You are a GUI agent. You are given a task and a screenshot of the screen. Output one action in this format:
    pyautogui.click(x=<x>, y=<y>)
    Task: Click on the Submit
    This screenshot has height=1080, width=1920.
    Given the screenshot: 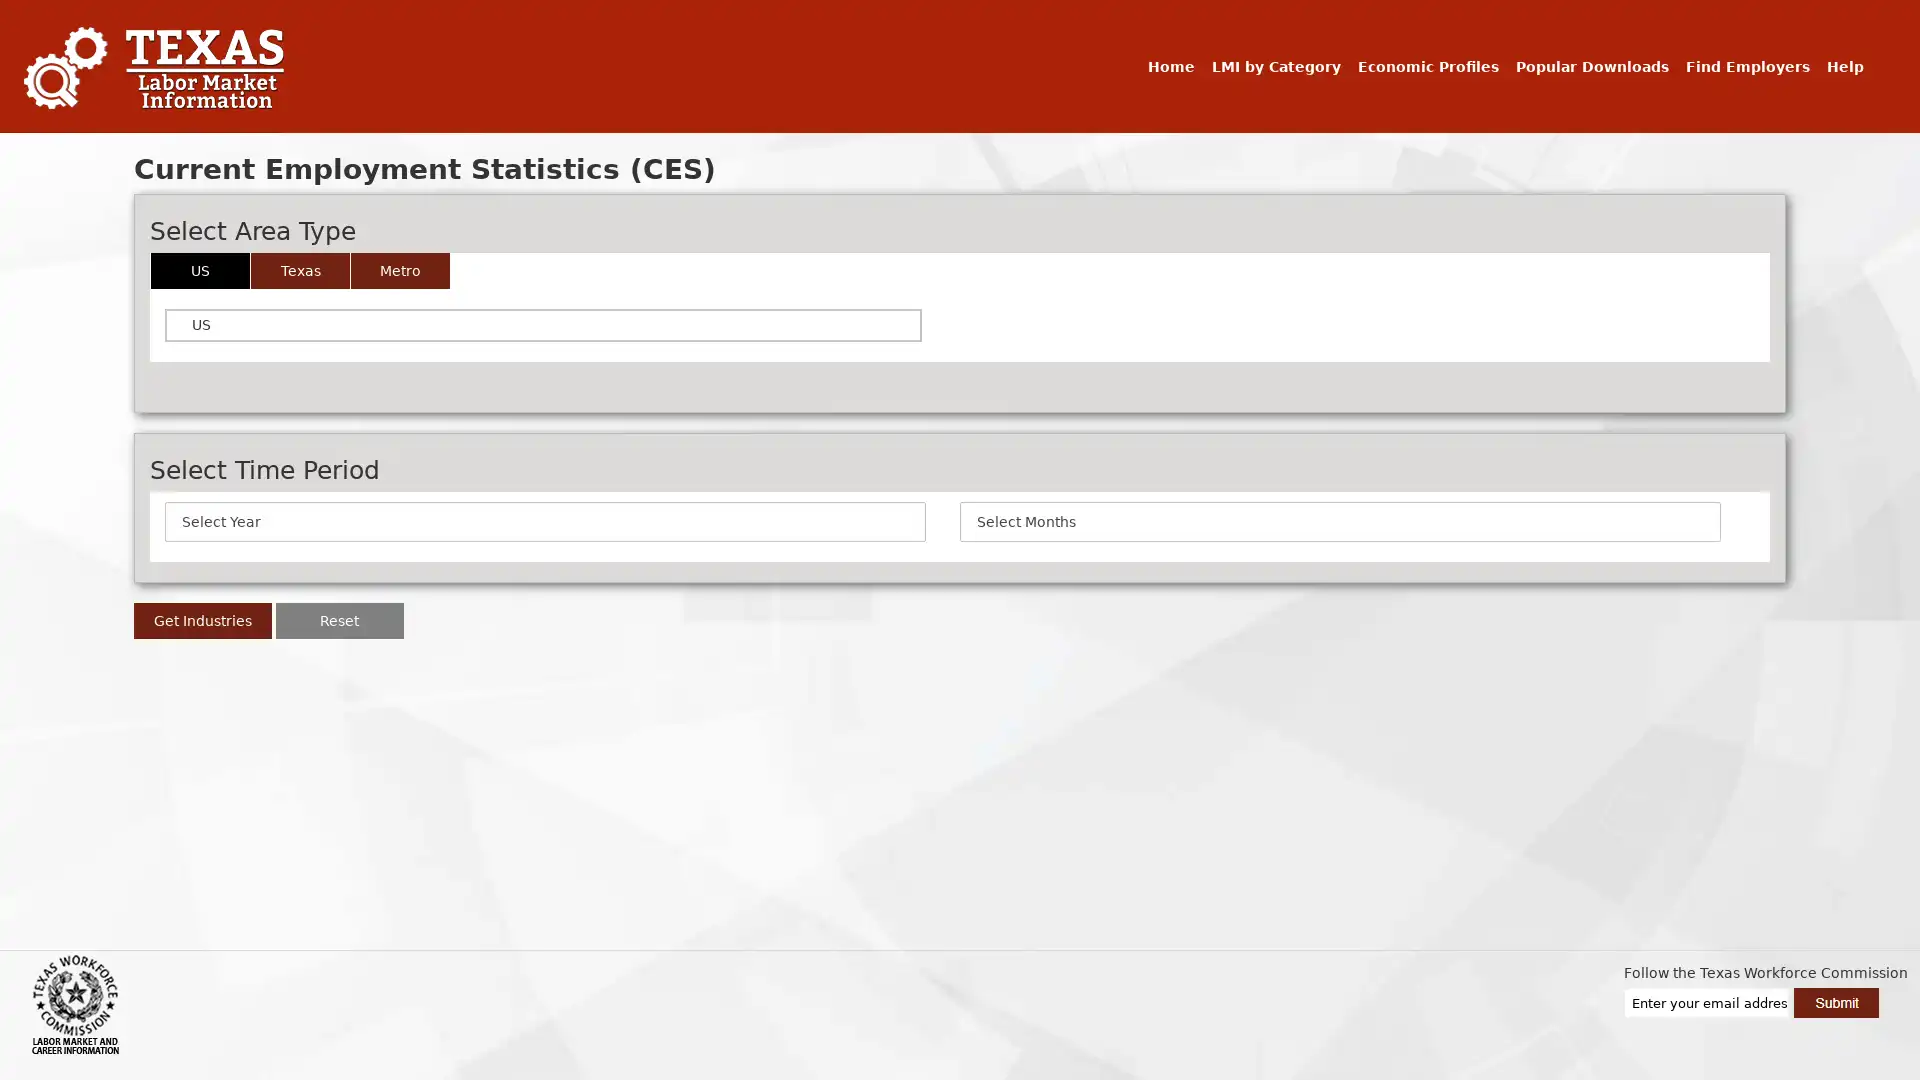 What is the action you would take?
    pyautogui.click(x=1836, y=1002)
    